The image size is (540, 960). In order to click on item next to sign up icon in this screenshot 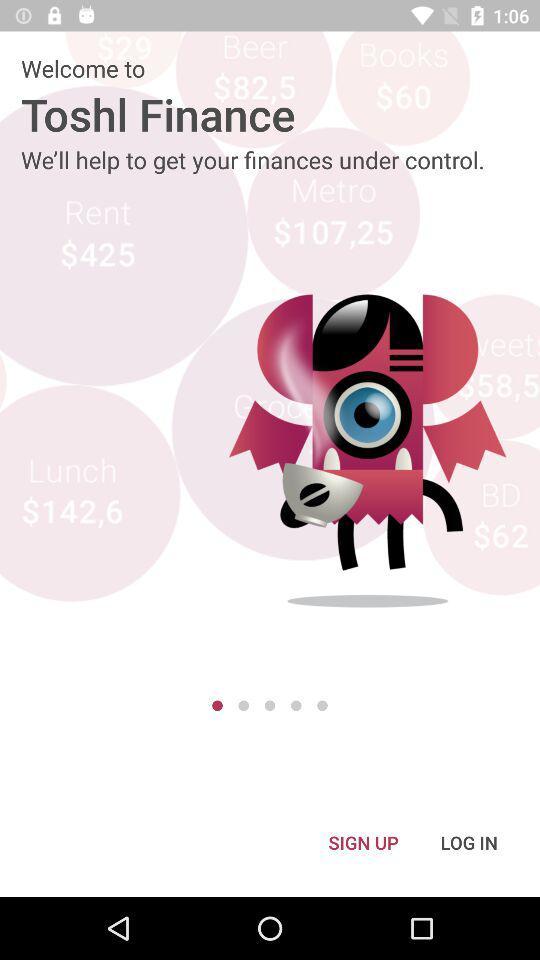, I will do `click(469, 841)`.